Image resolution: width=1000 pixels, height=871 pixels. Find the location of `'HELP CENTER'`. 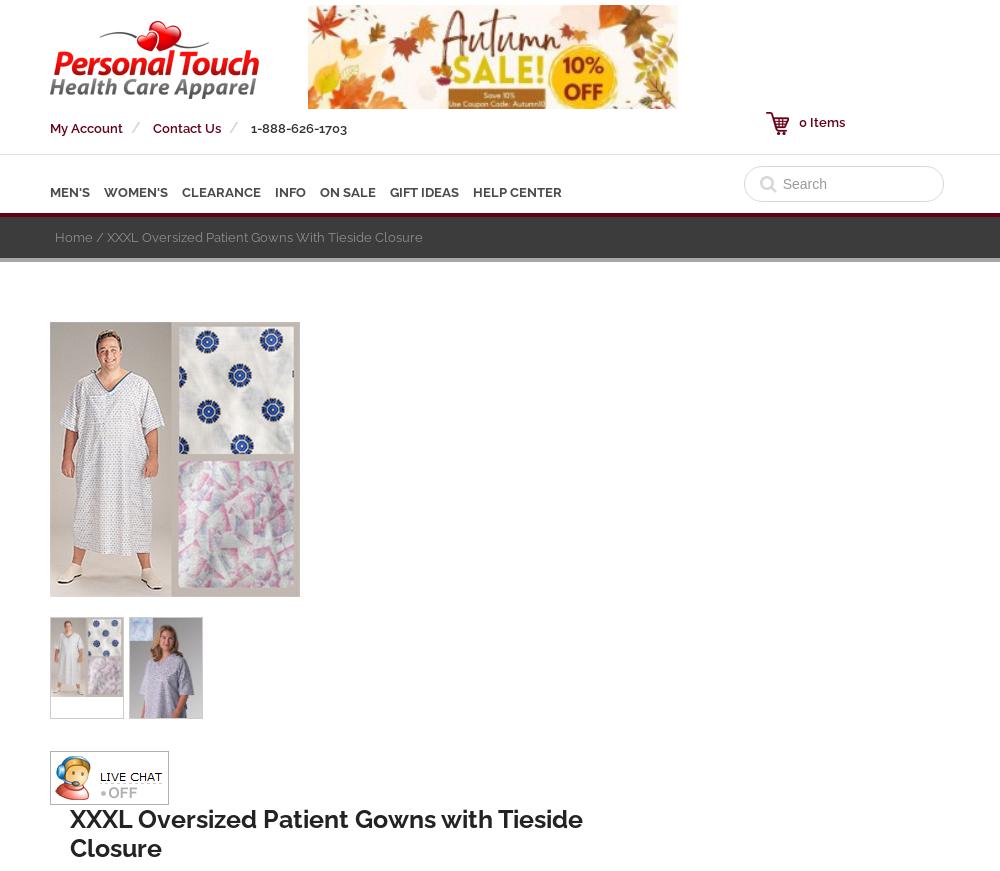

'HELP CENTER' is located at coordinates (517, 192).